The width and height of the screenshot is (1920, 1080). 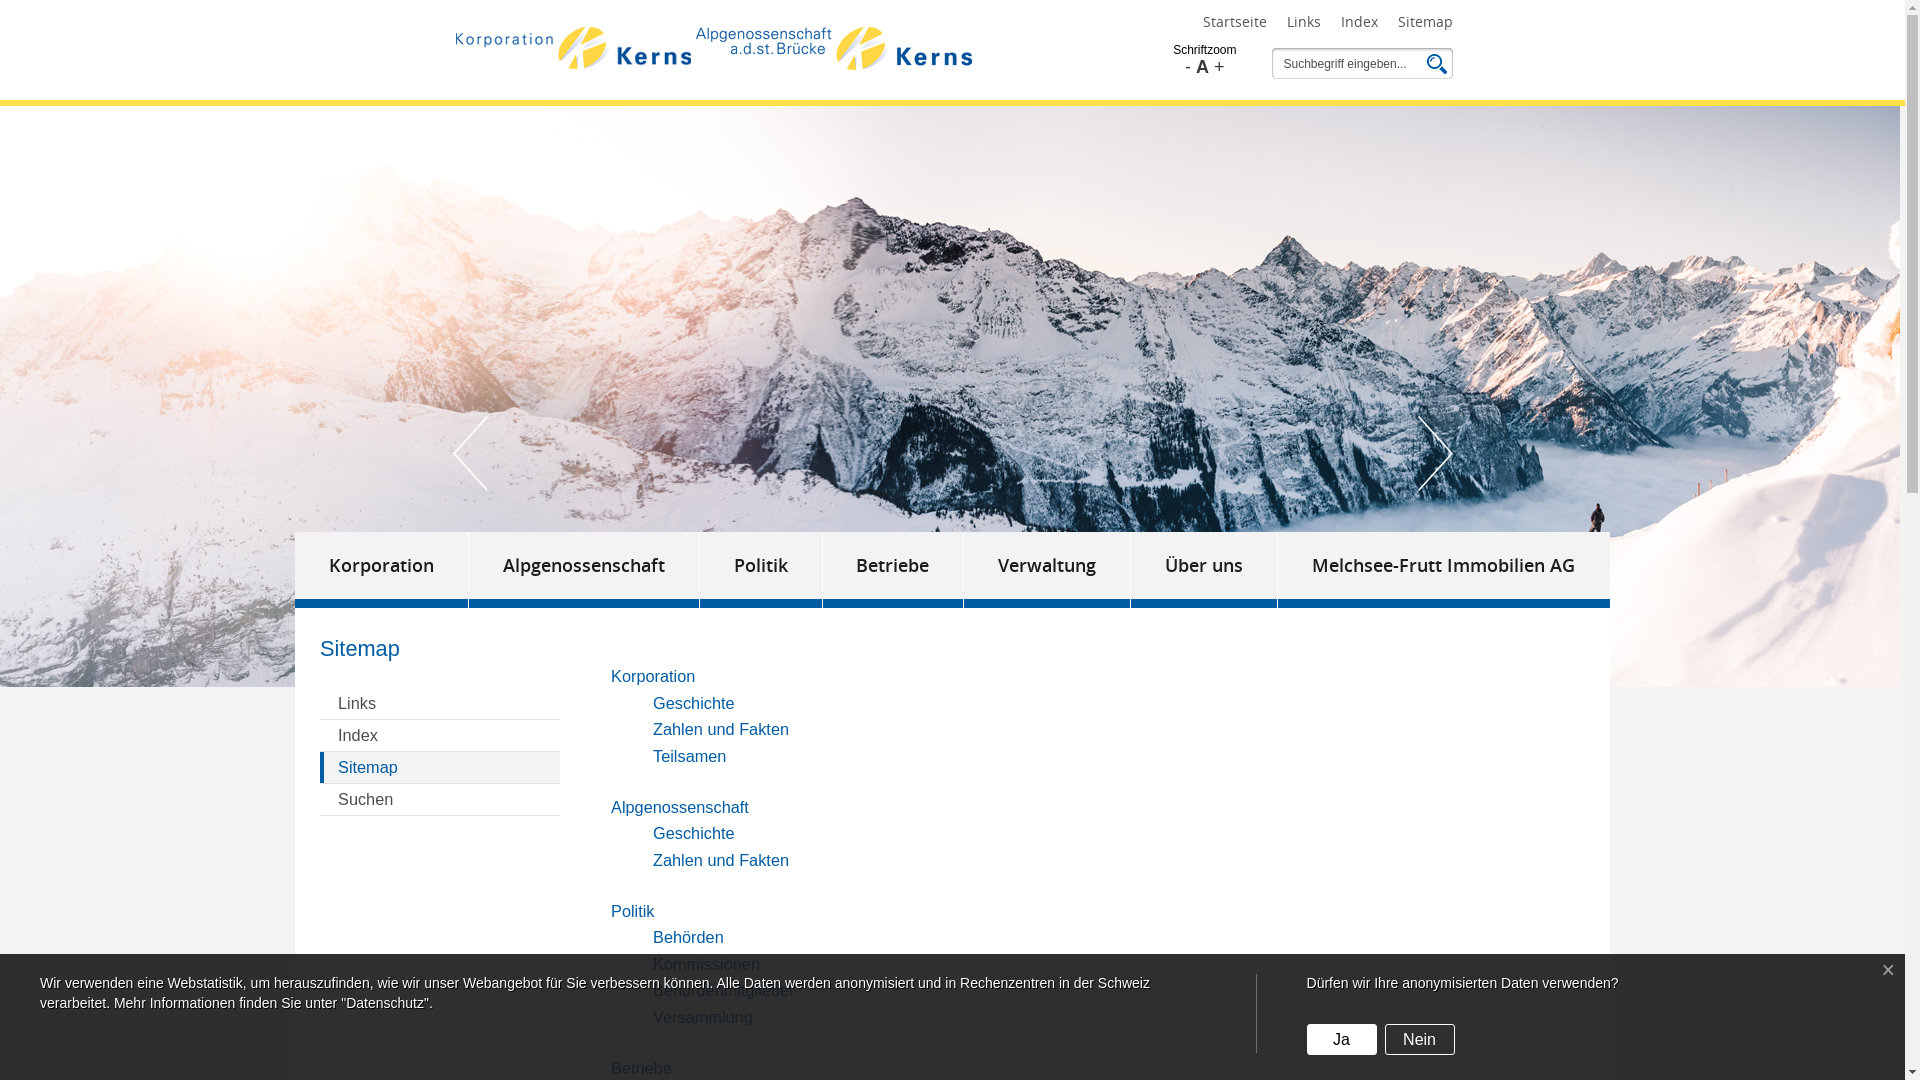 I want to click on 'Betriebe', so click(x=822, y=570).